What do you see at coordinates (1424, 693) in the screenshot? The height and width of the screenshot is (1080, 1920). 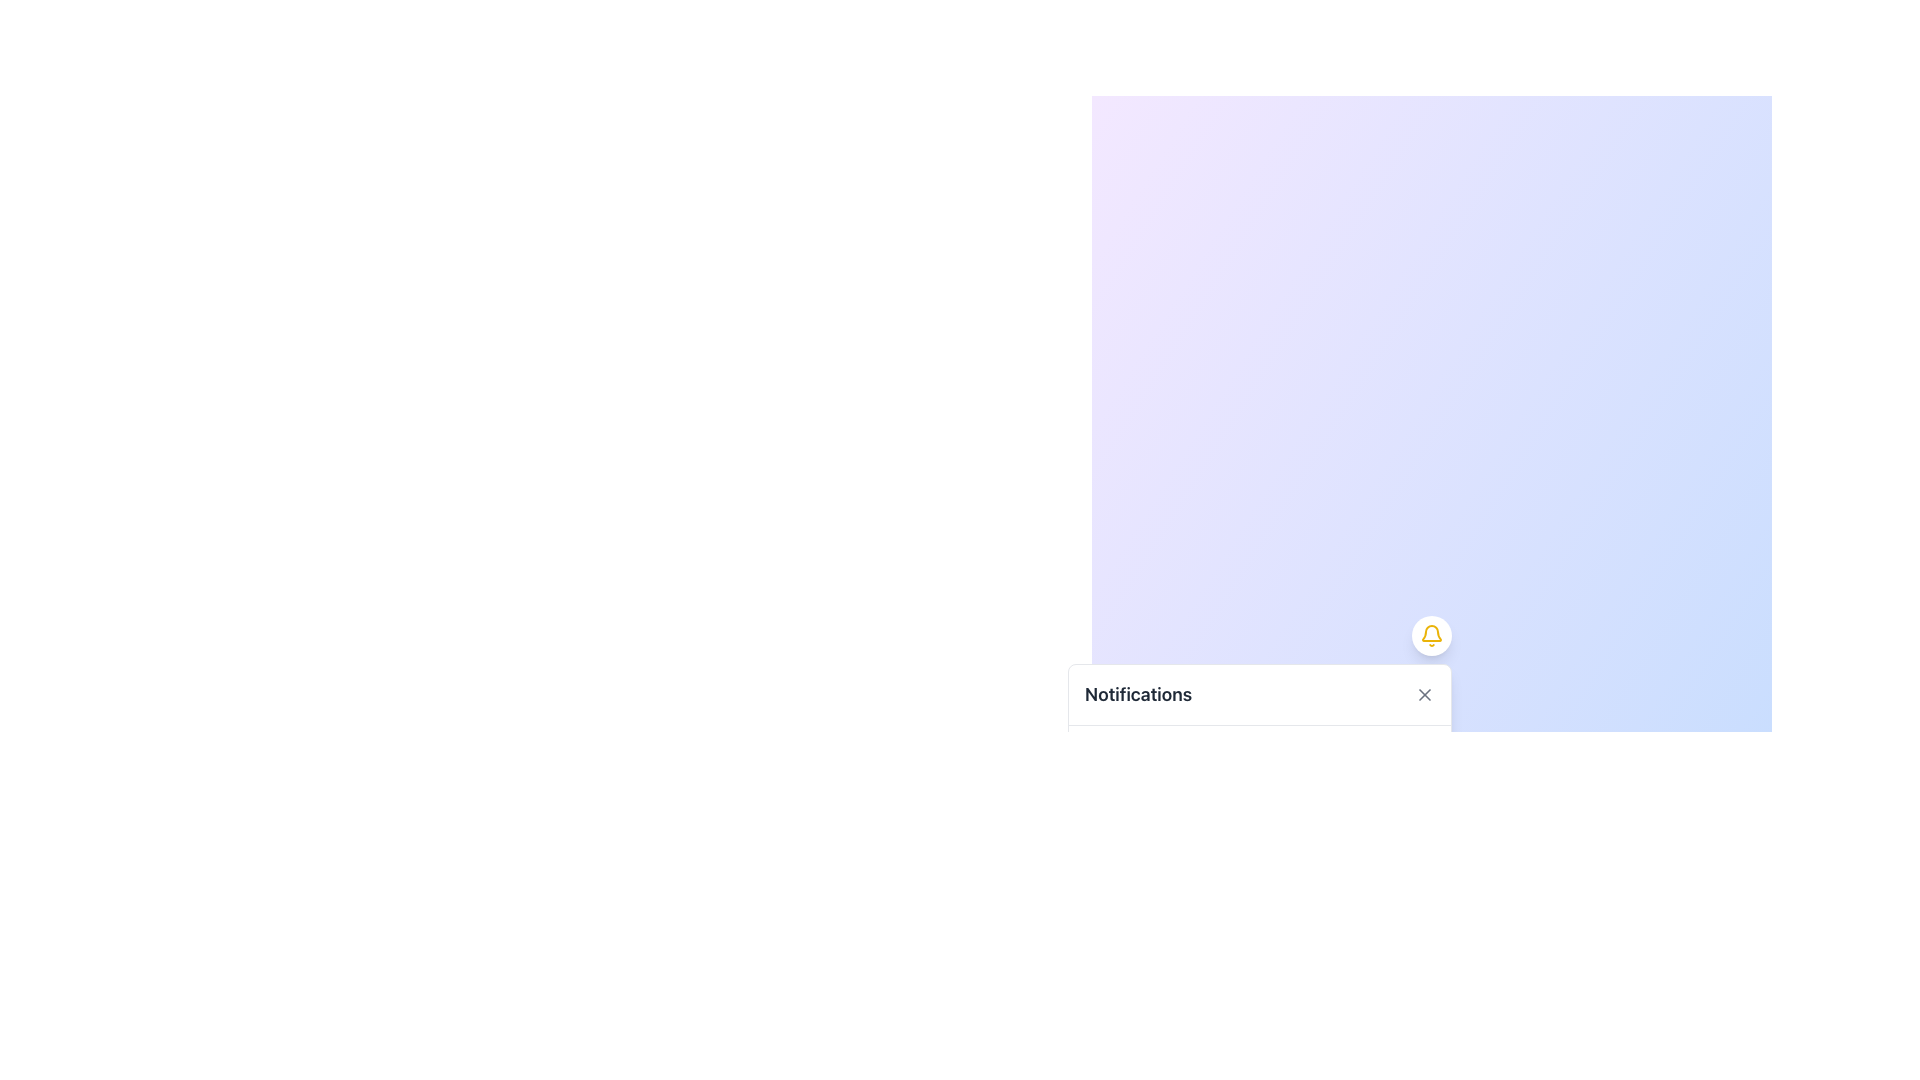 I see `the close button, which is an 'X' icon styled in gray, located to the right of the 'Notifications' title` at bounding box center [1424, 693].